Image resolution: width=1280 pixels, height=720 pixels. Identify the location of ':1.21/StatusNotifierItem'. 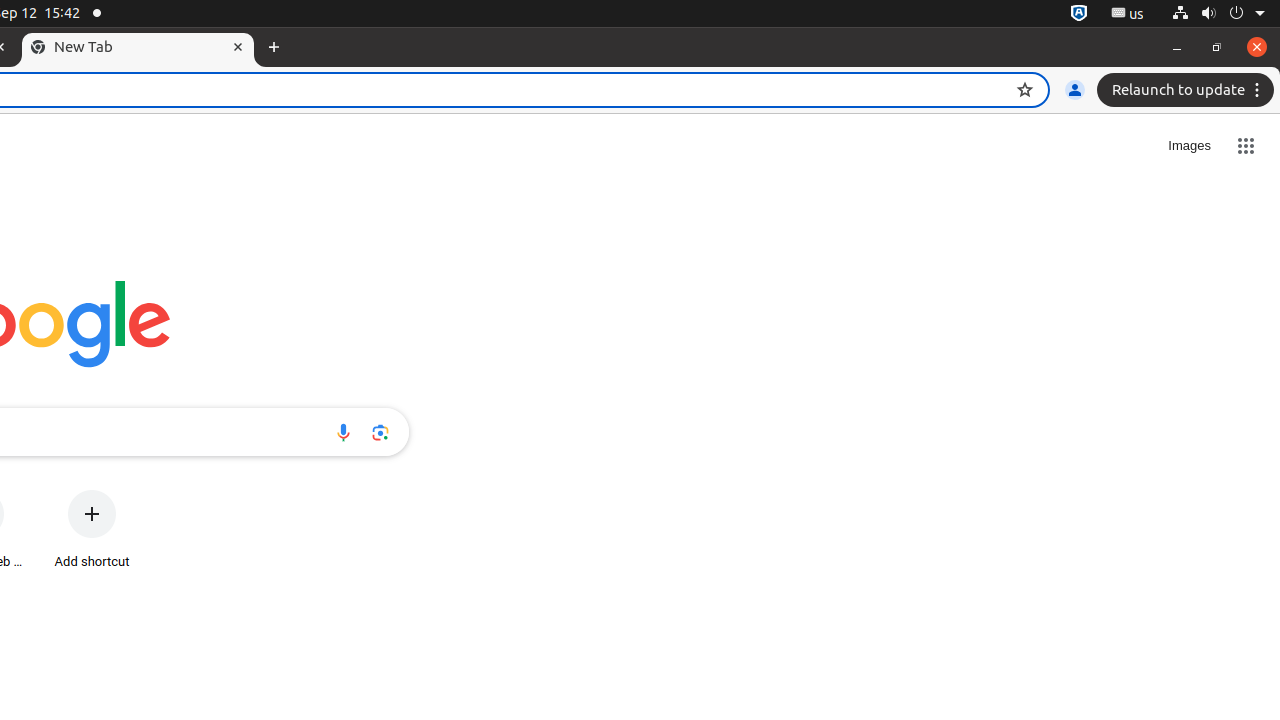
(1127, 13).